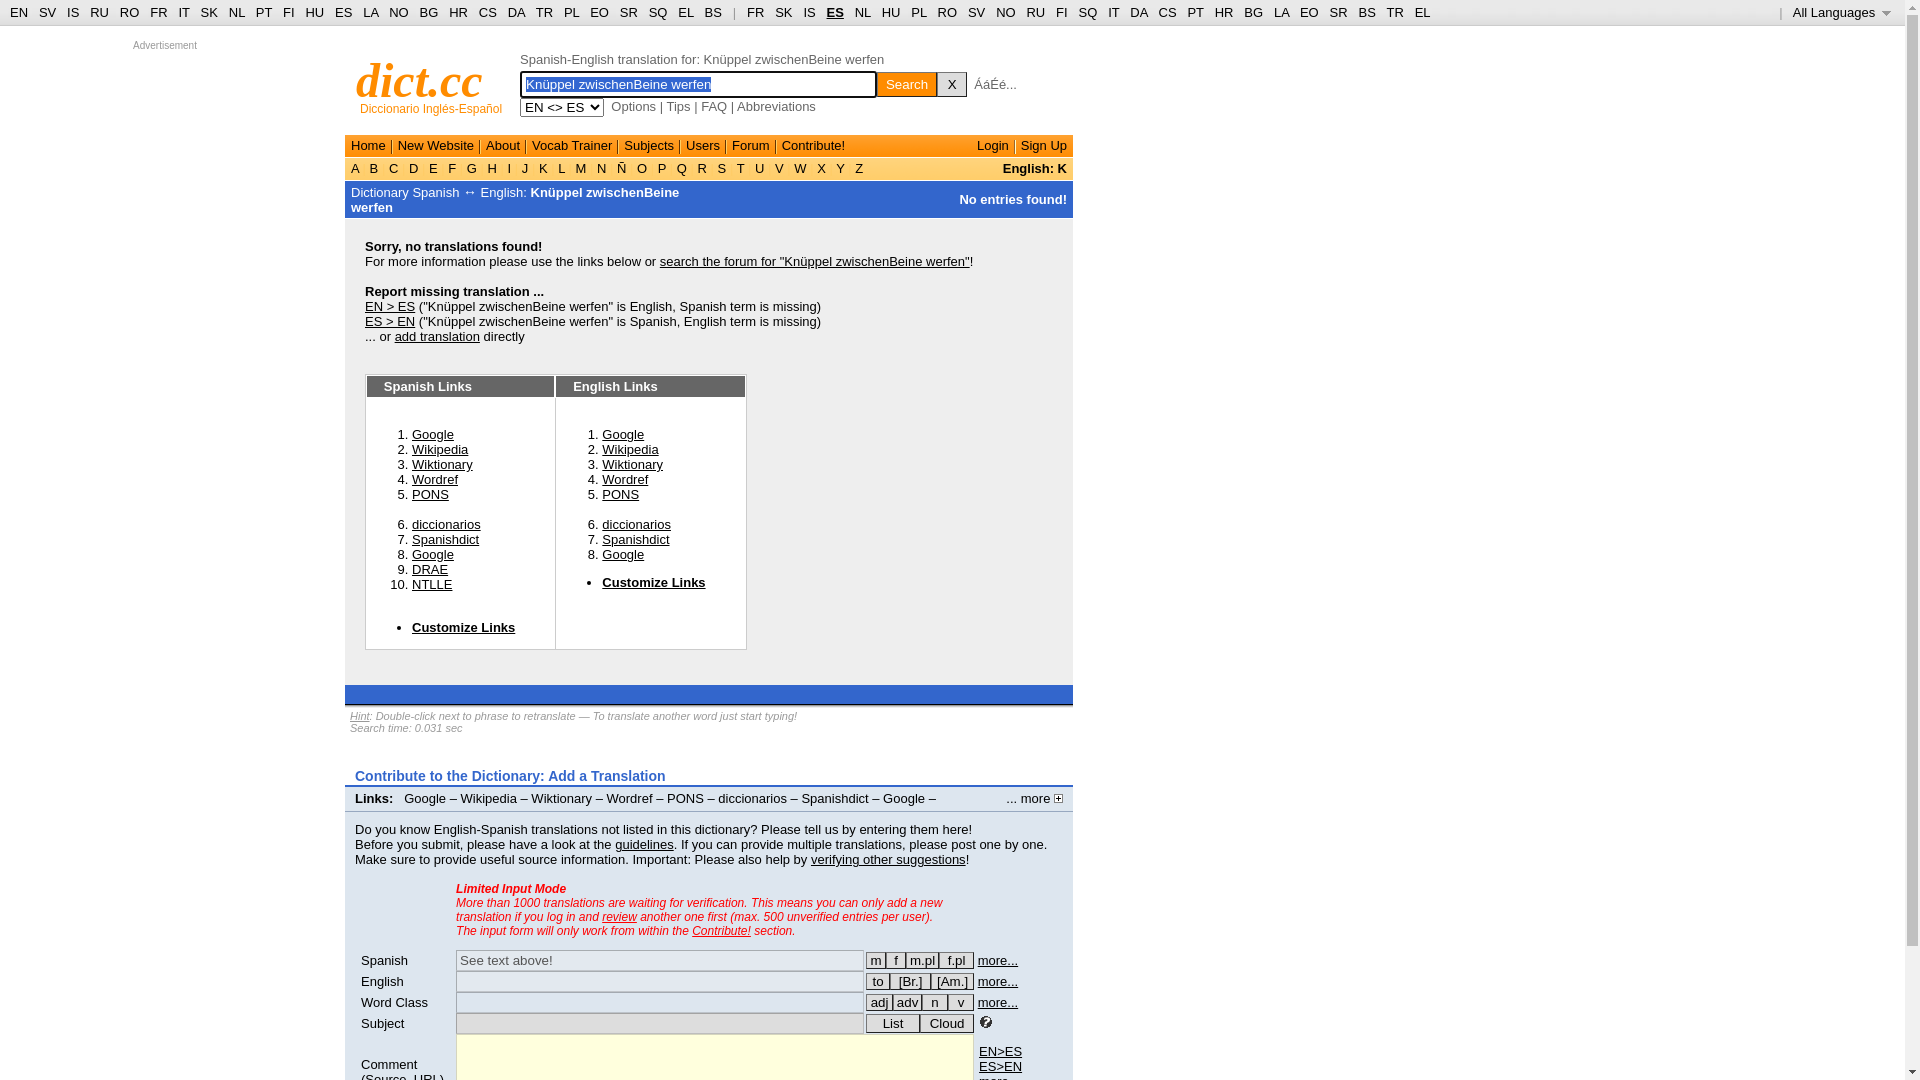  I want to click on 'f', so click(885, 959).